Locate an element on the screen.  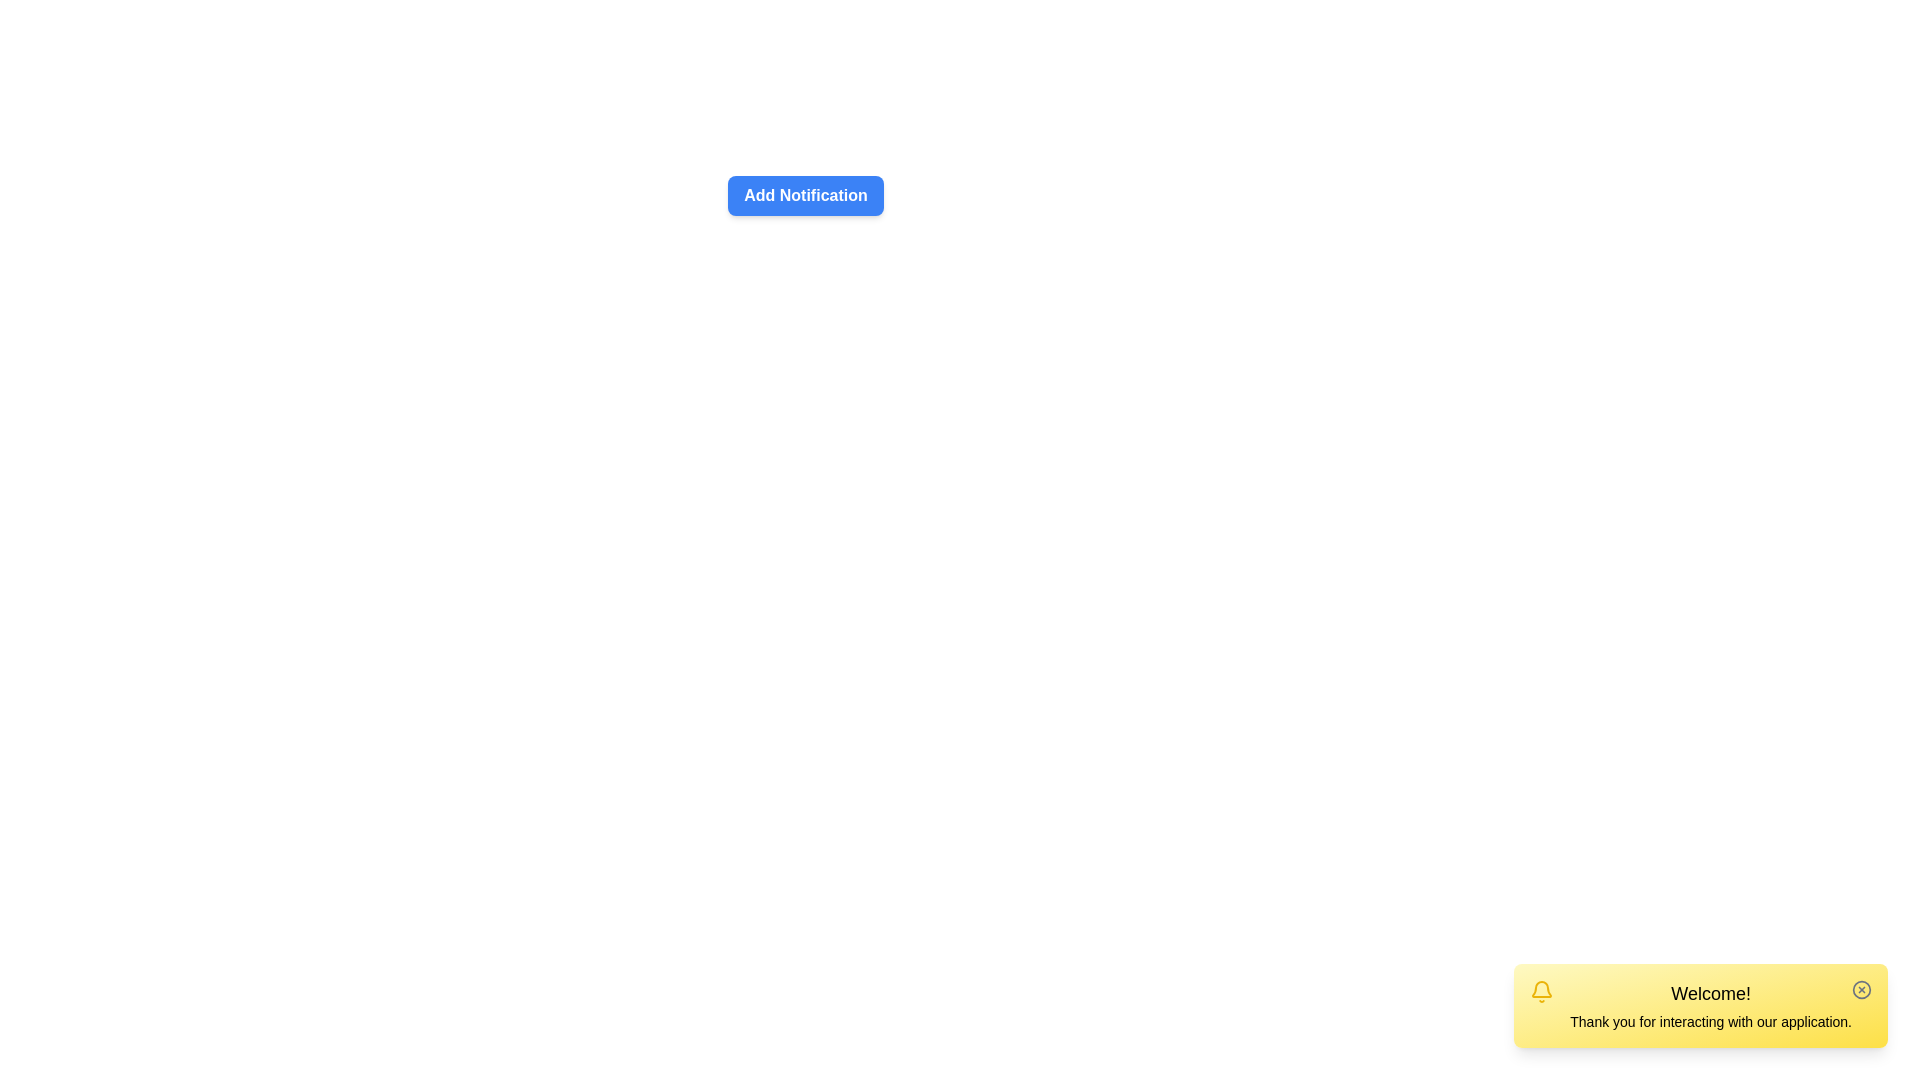
the prominent text label reading 'Welcome!' styled with a large font size and medium weight, displayed in black against a light yellow background is located at coordinates (1710, 994).